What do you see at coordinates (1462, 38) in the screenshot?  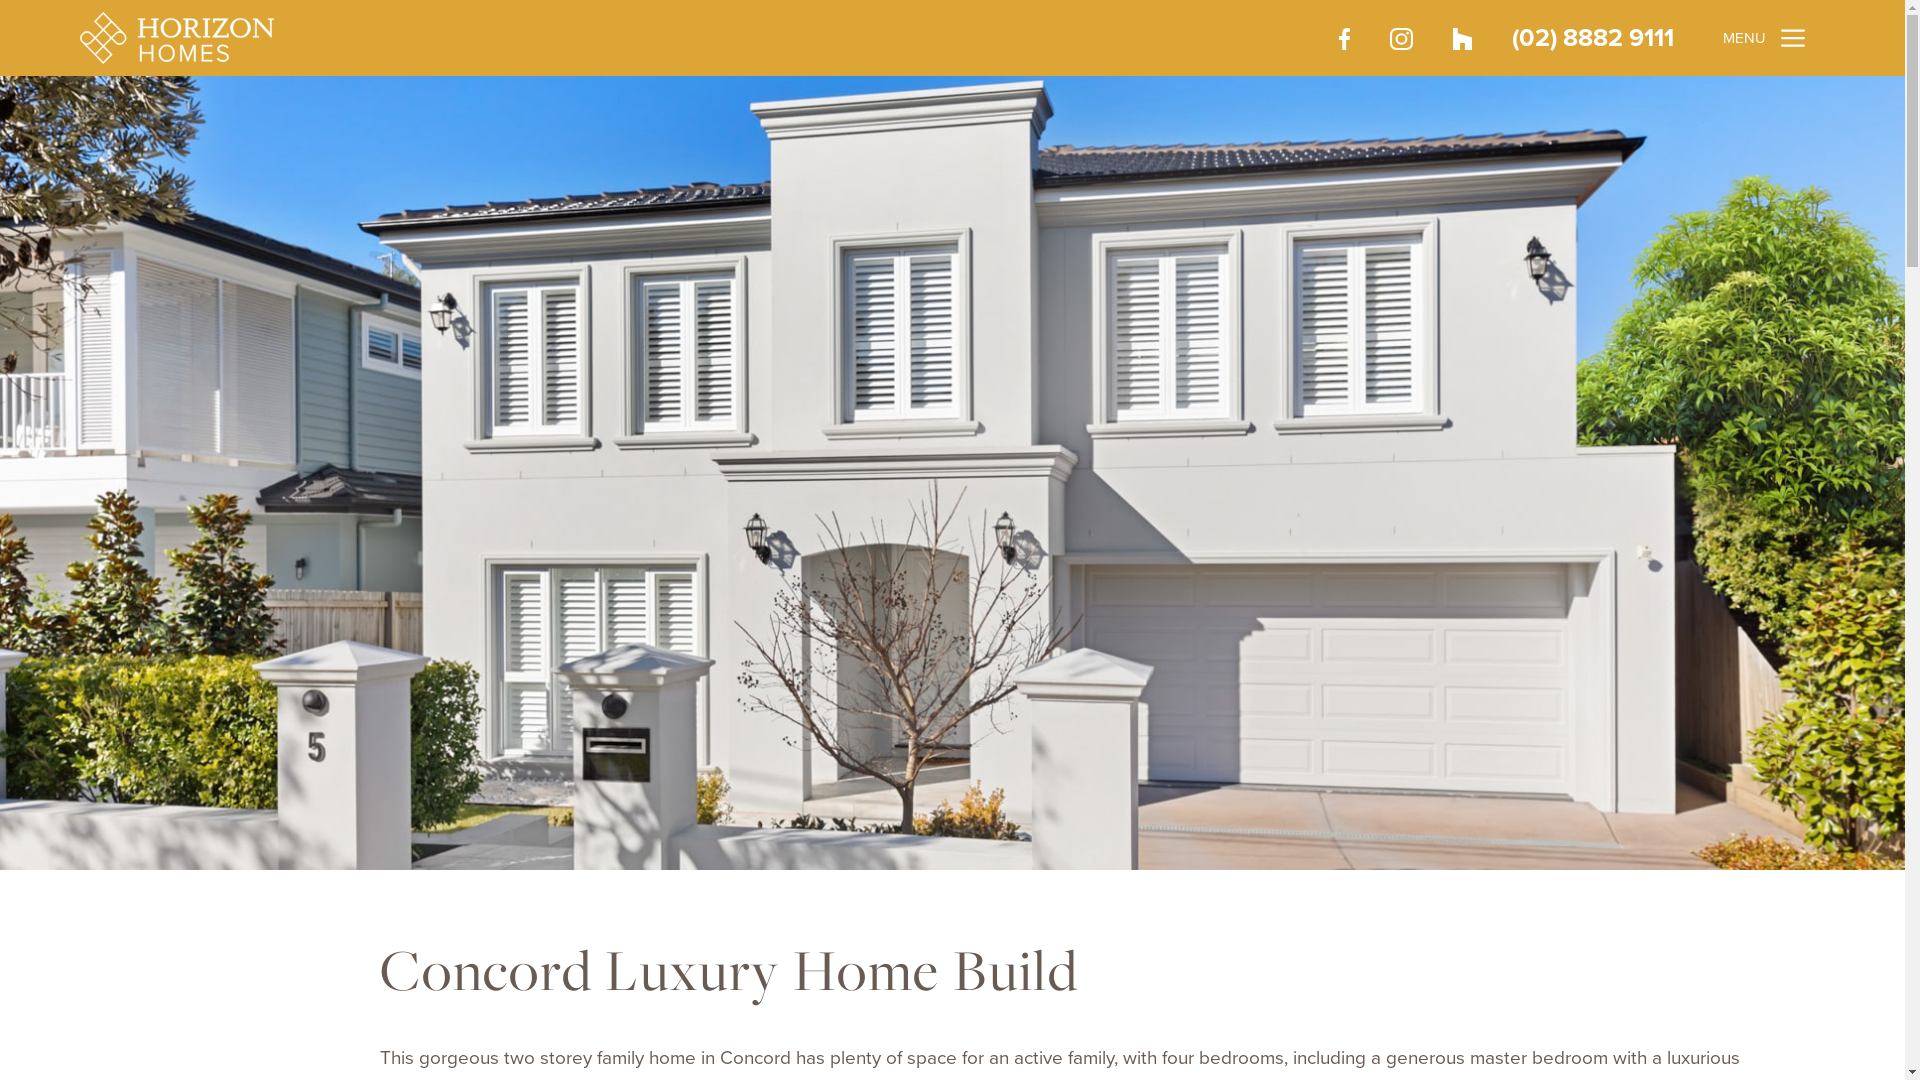 I see `'Houzz'` at bounding box center [1462, 38].